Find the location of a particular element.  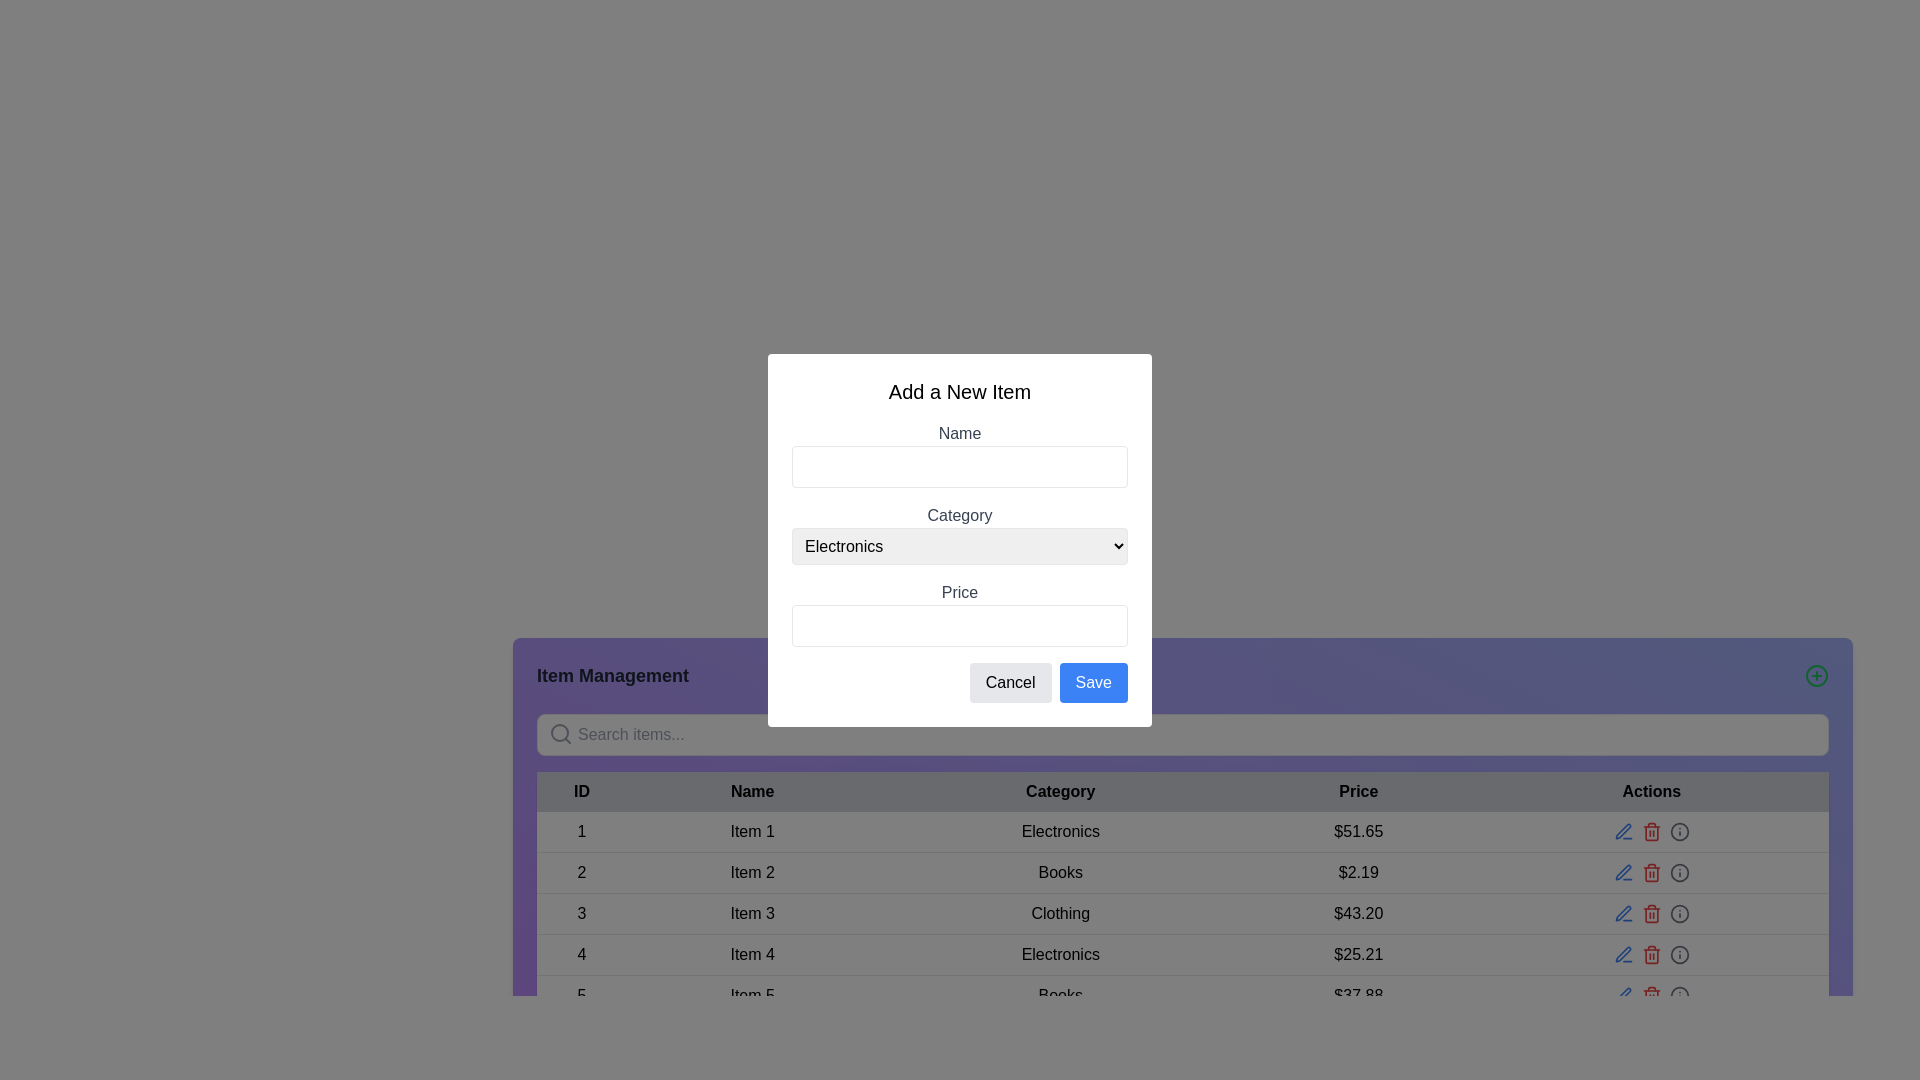

the text display element showing the numeral '2' in the ID column of the table, located in the second row is located at coordinates (580, 871).